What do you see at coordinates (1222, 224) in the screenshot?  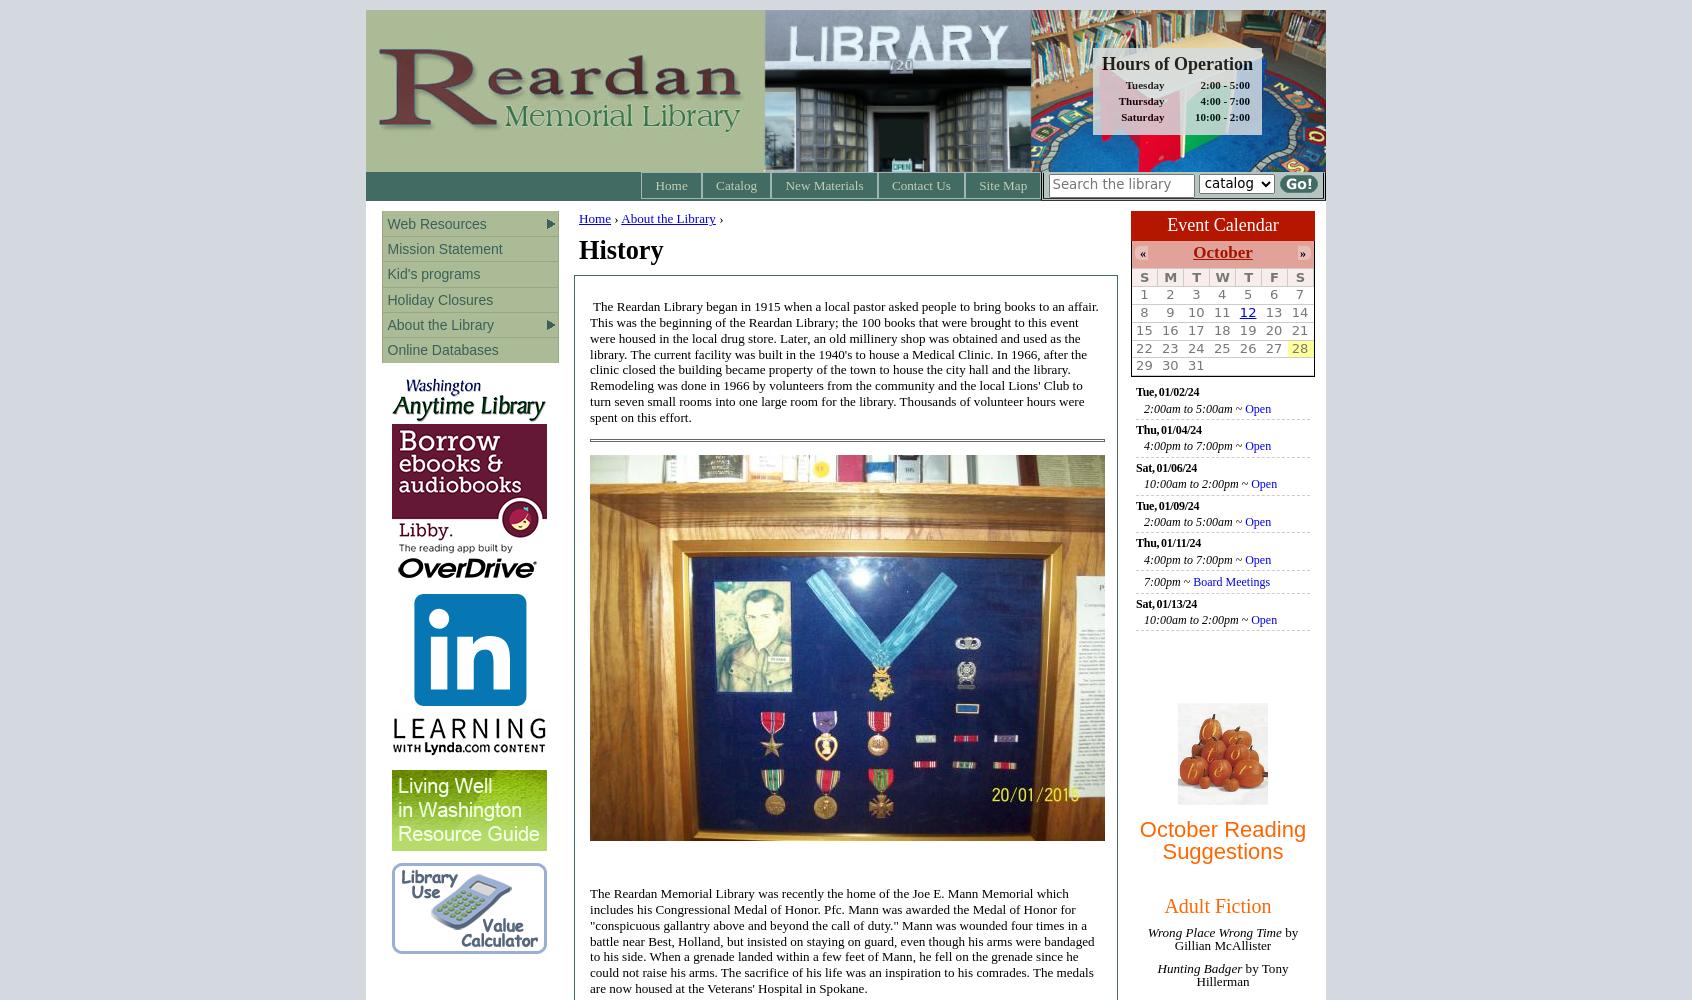 I see `'Event Calendar'` at bounding box center [1222, 224].